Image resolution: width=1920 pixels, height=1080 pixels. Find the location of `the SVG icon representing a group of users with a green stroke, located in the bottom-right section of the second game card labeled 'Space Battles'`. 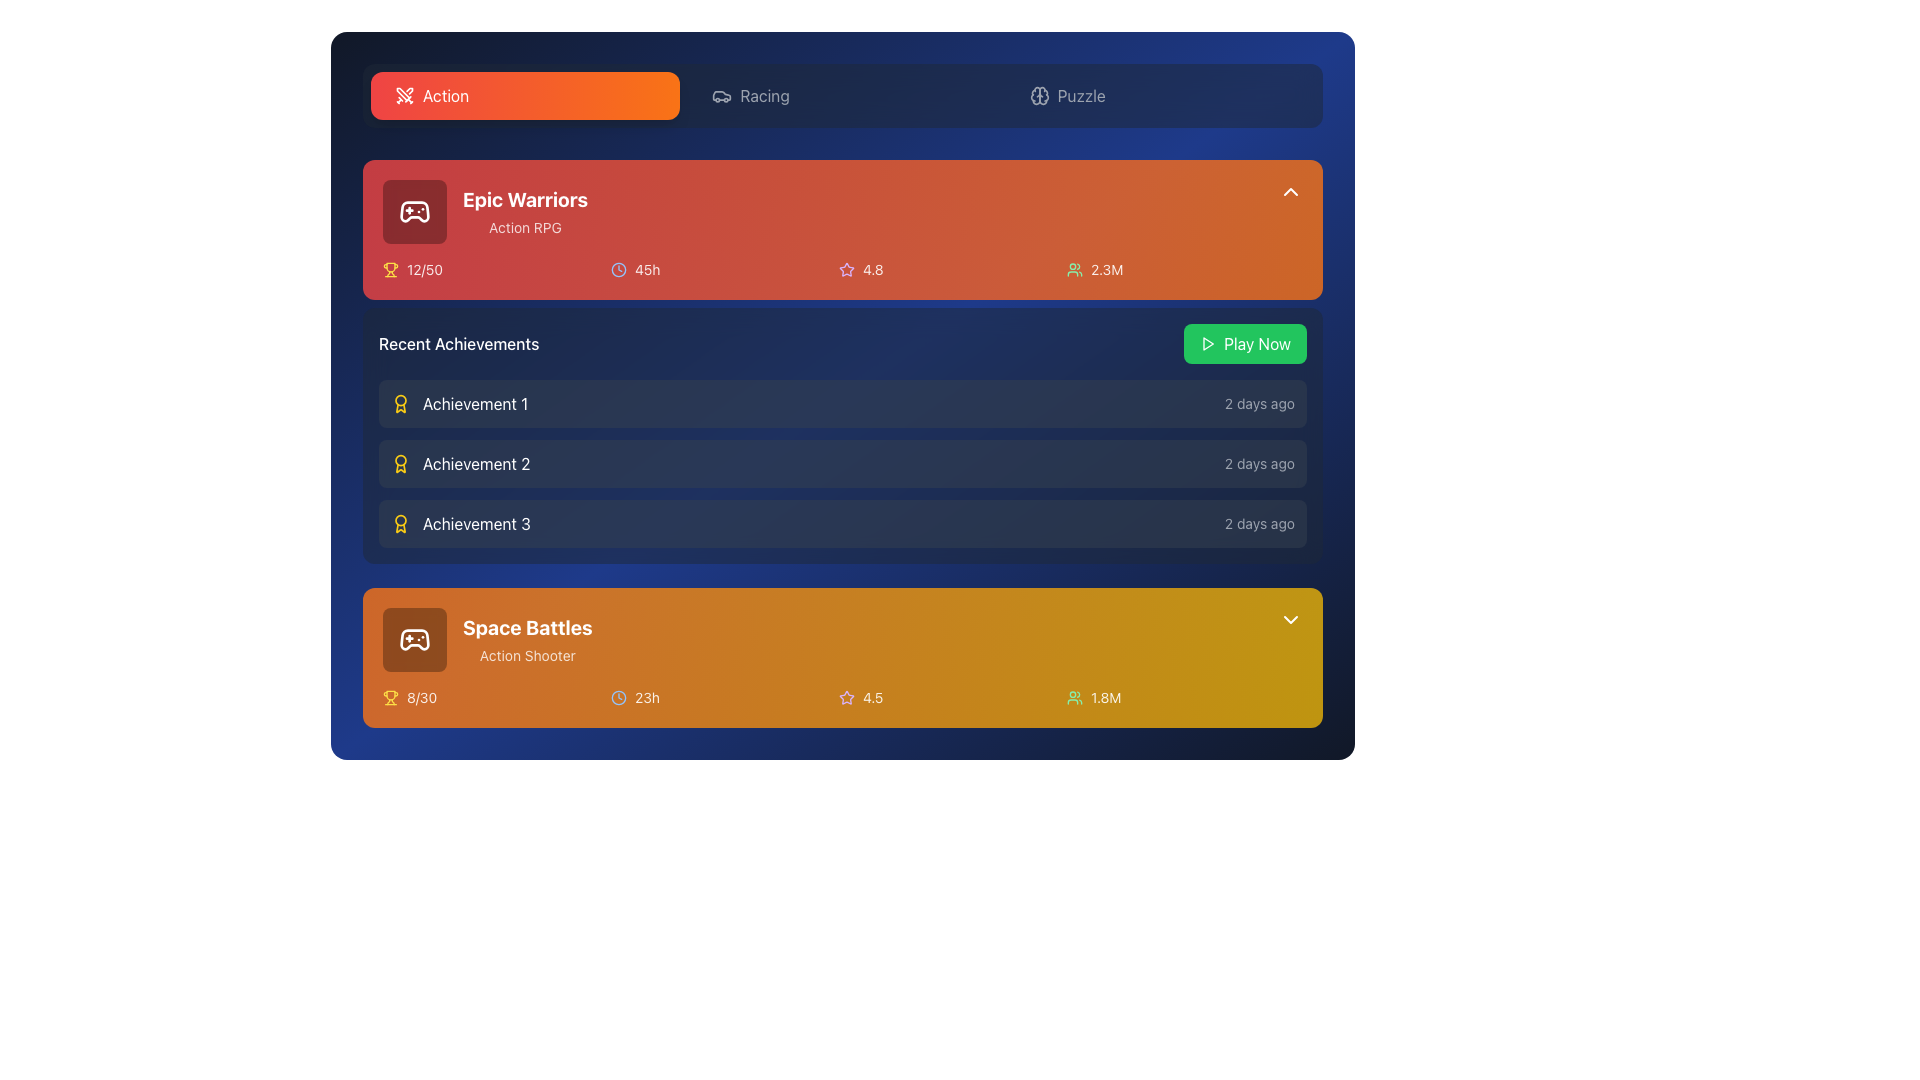

the SVG icon representing a group of users with a green stroke, located in the bottom-right section of the second game card labeled 'Space Battles' is located at coordinates (1074, 697).